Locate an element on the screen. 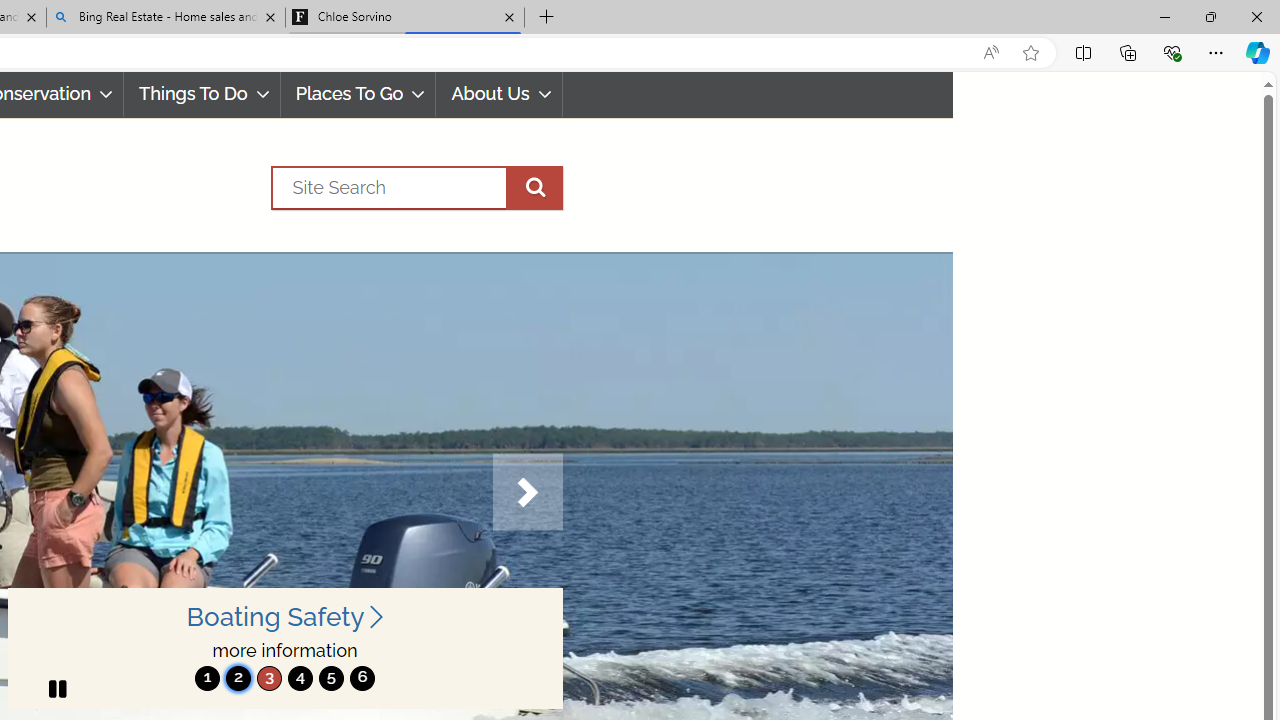  '1' is located at coordinates (207, 677).